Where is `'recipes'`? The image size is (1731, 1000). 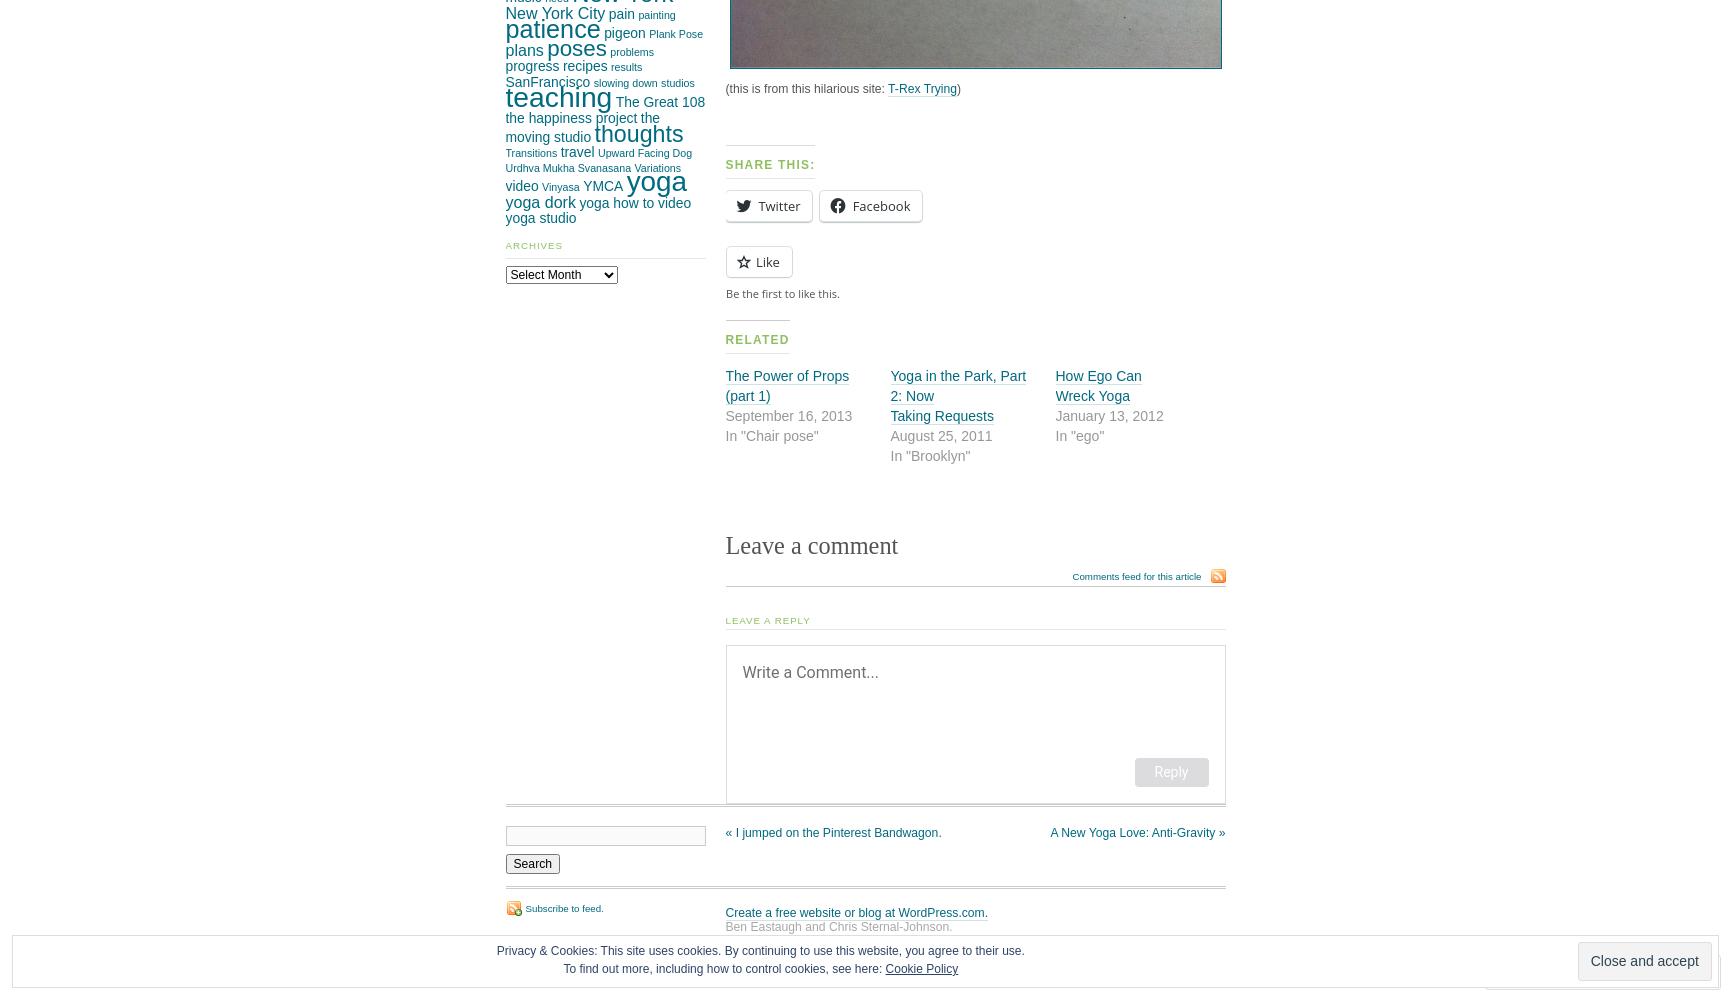
'recipes' is located at coordinates (561, 65).